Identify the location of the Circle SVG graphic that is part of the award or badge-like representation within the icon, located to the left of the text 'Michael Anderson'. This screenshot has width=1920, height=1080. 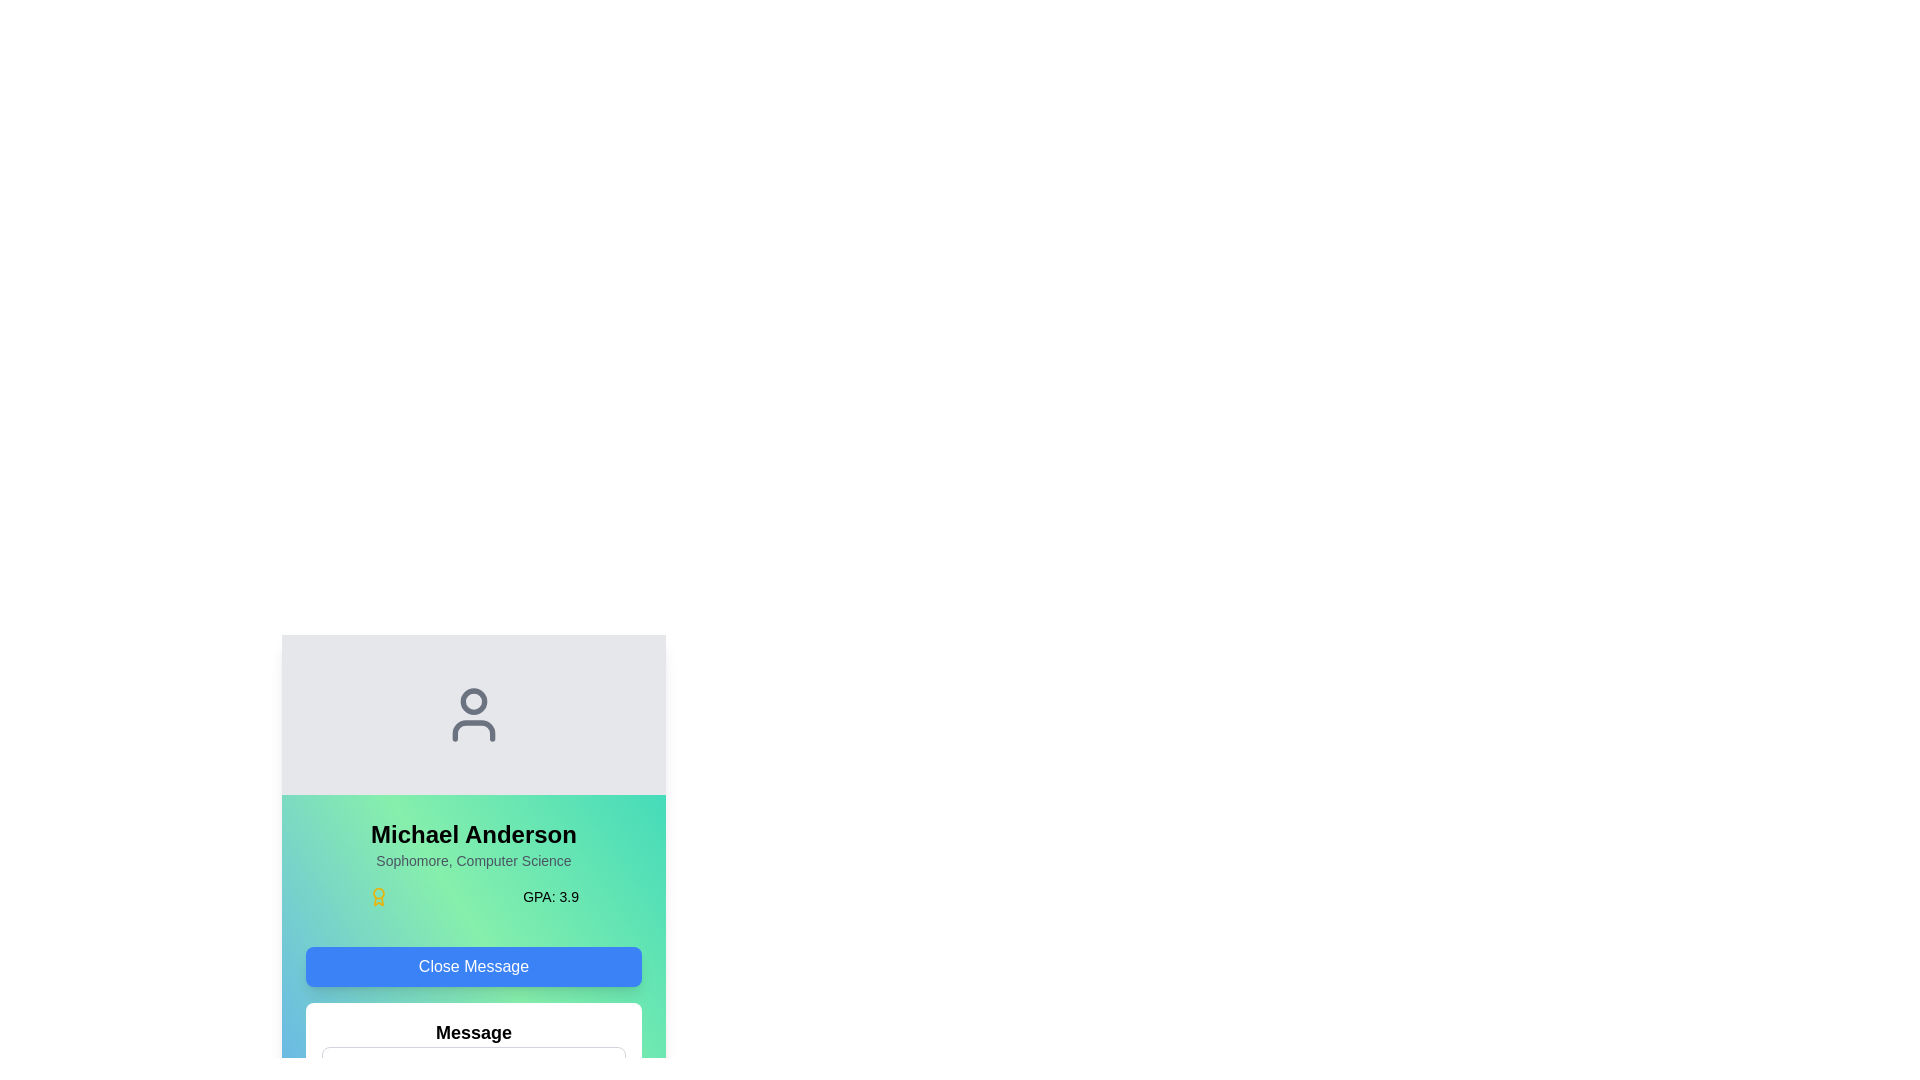
(379, 892).